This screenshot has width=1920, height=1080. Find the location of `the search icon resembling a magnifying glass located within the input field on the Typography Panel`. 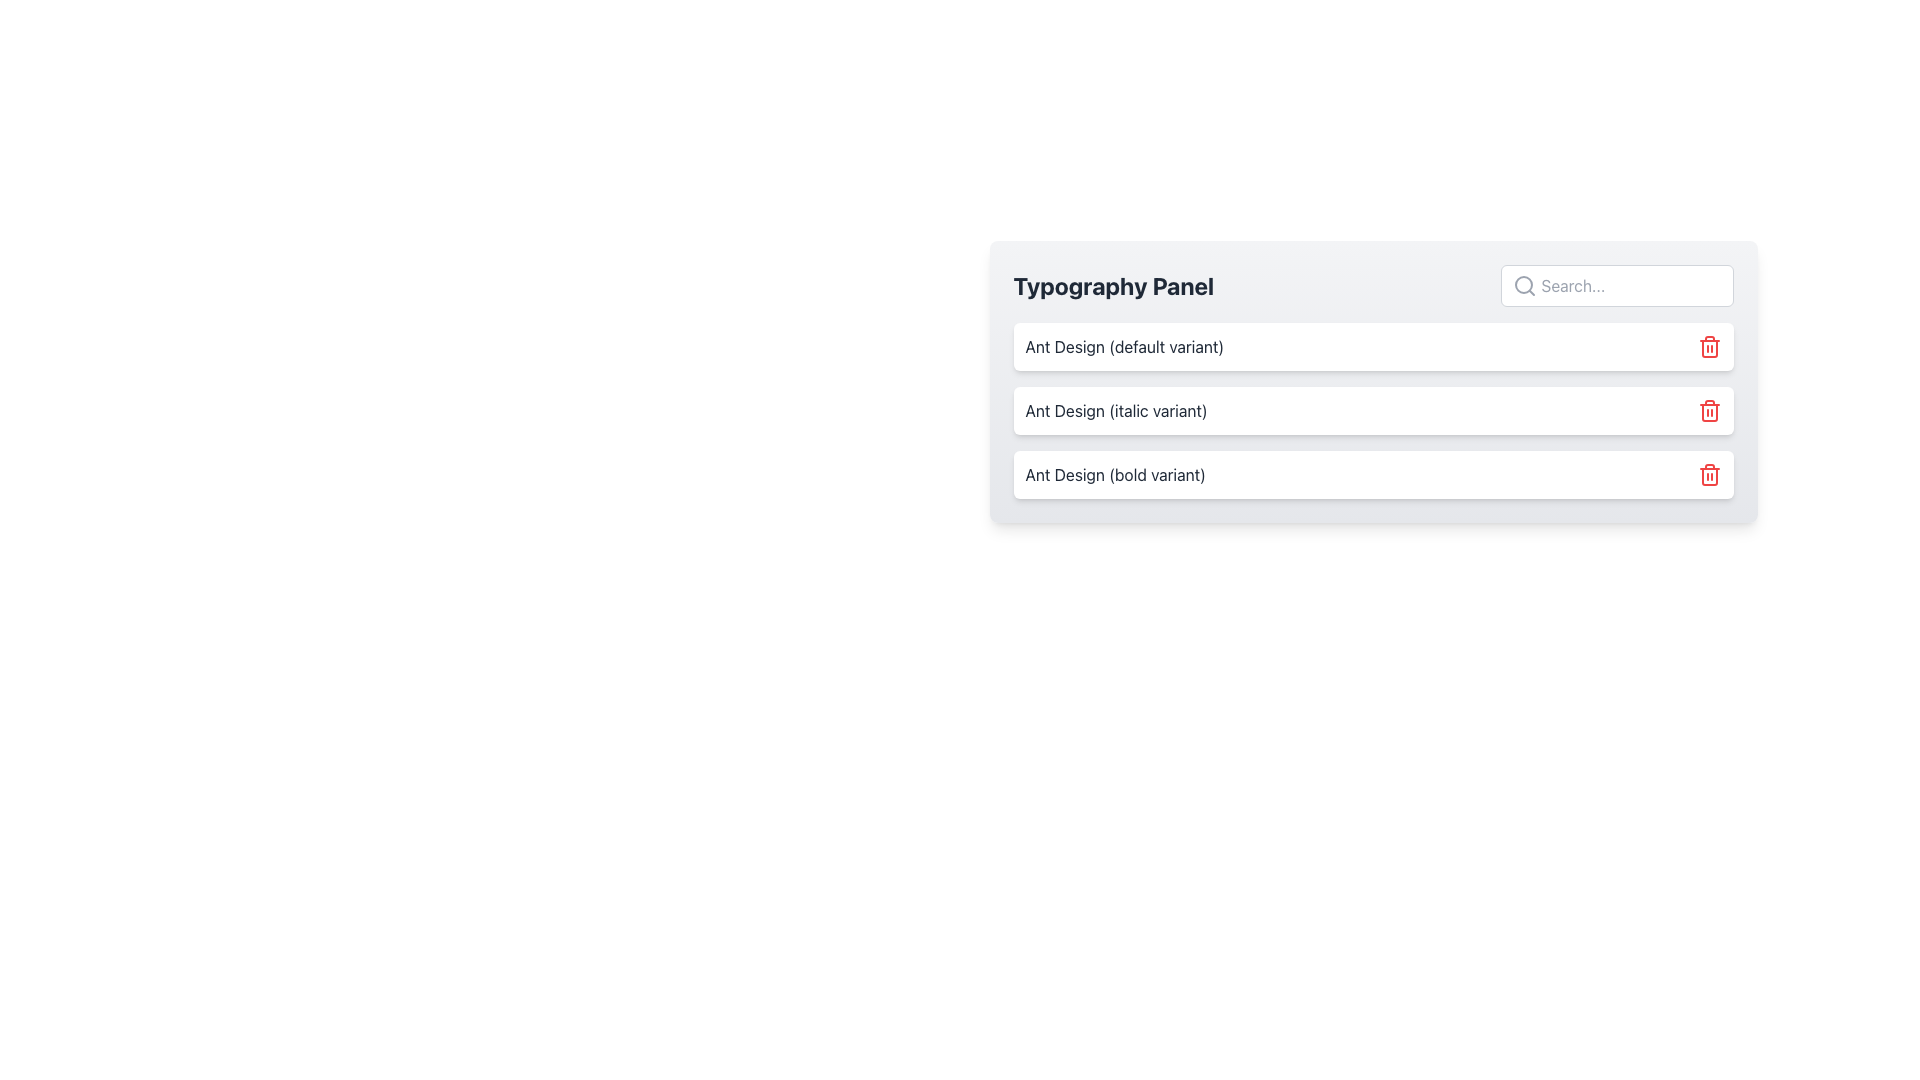

the search icon resembling a magnifying glass located within the input field on the Typography Panel is located at coordinates (1523, 285).